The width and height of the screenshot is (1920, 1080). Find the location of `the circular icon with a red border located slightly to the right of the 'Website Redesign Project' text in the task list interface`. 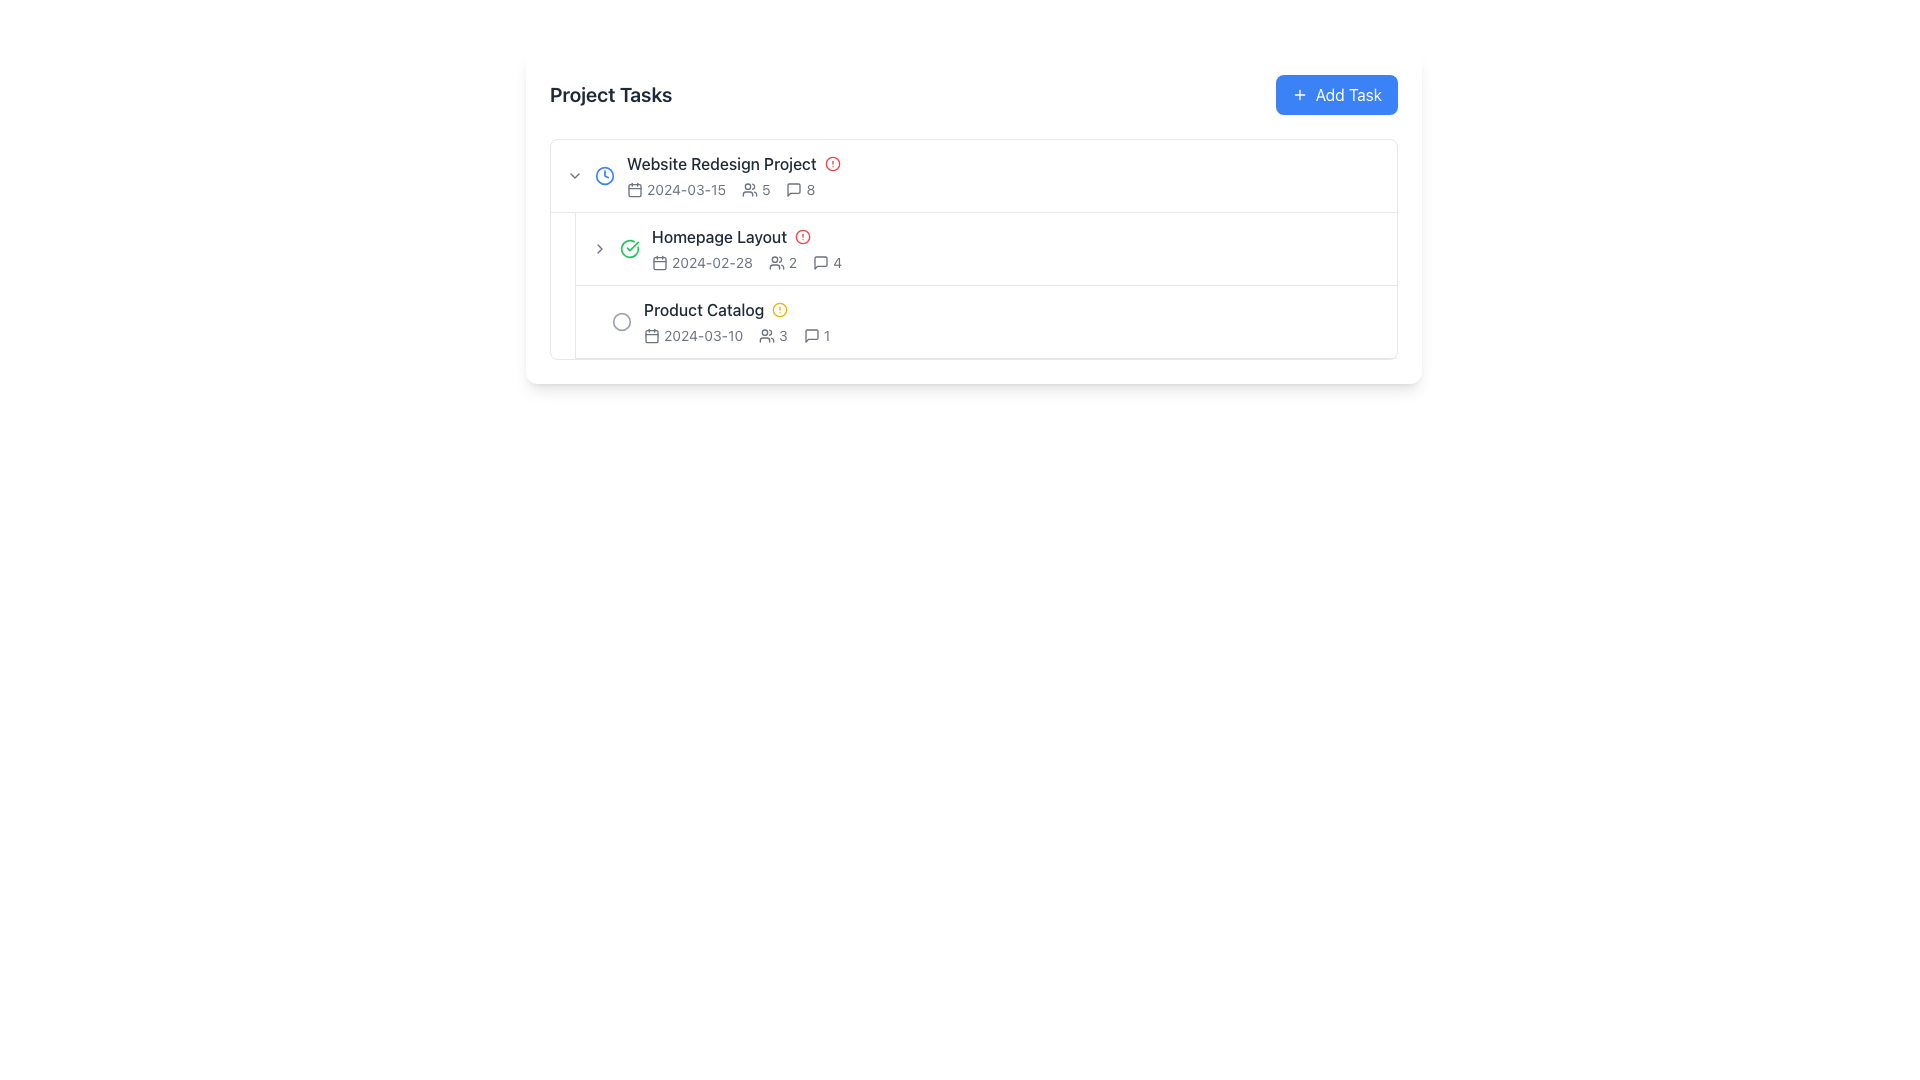

the circular icon with a red border located slightly to the right of the 'Website Redesign Project' text in the task list interface is located at coordinates (832, 163).